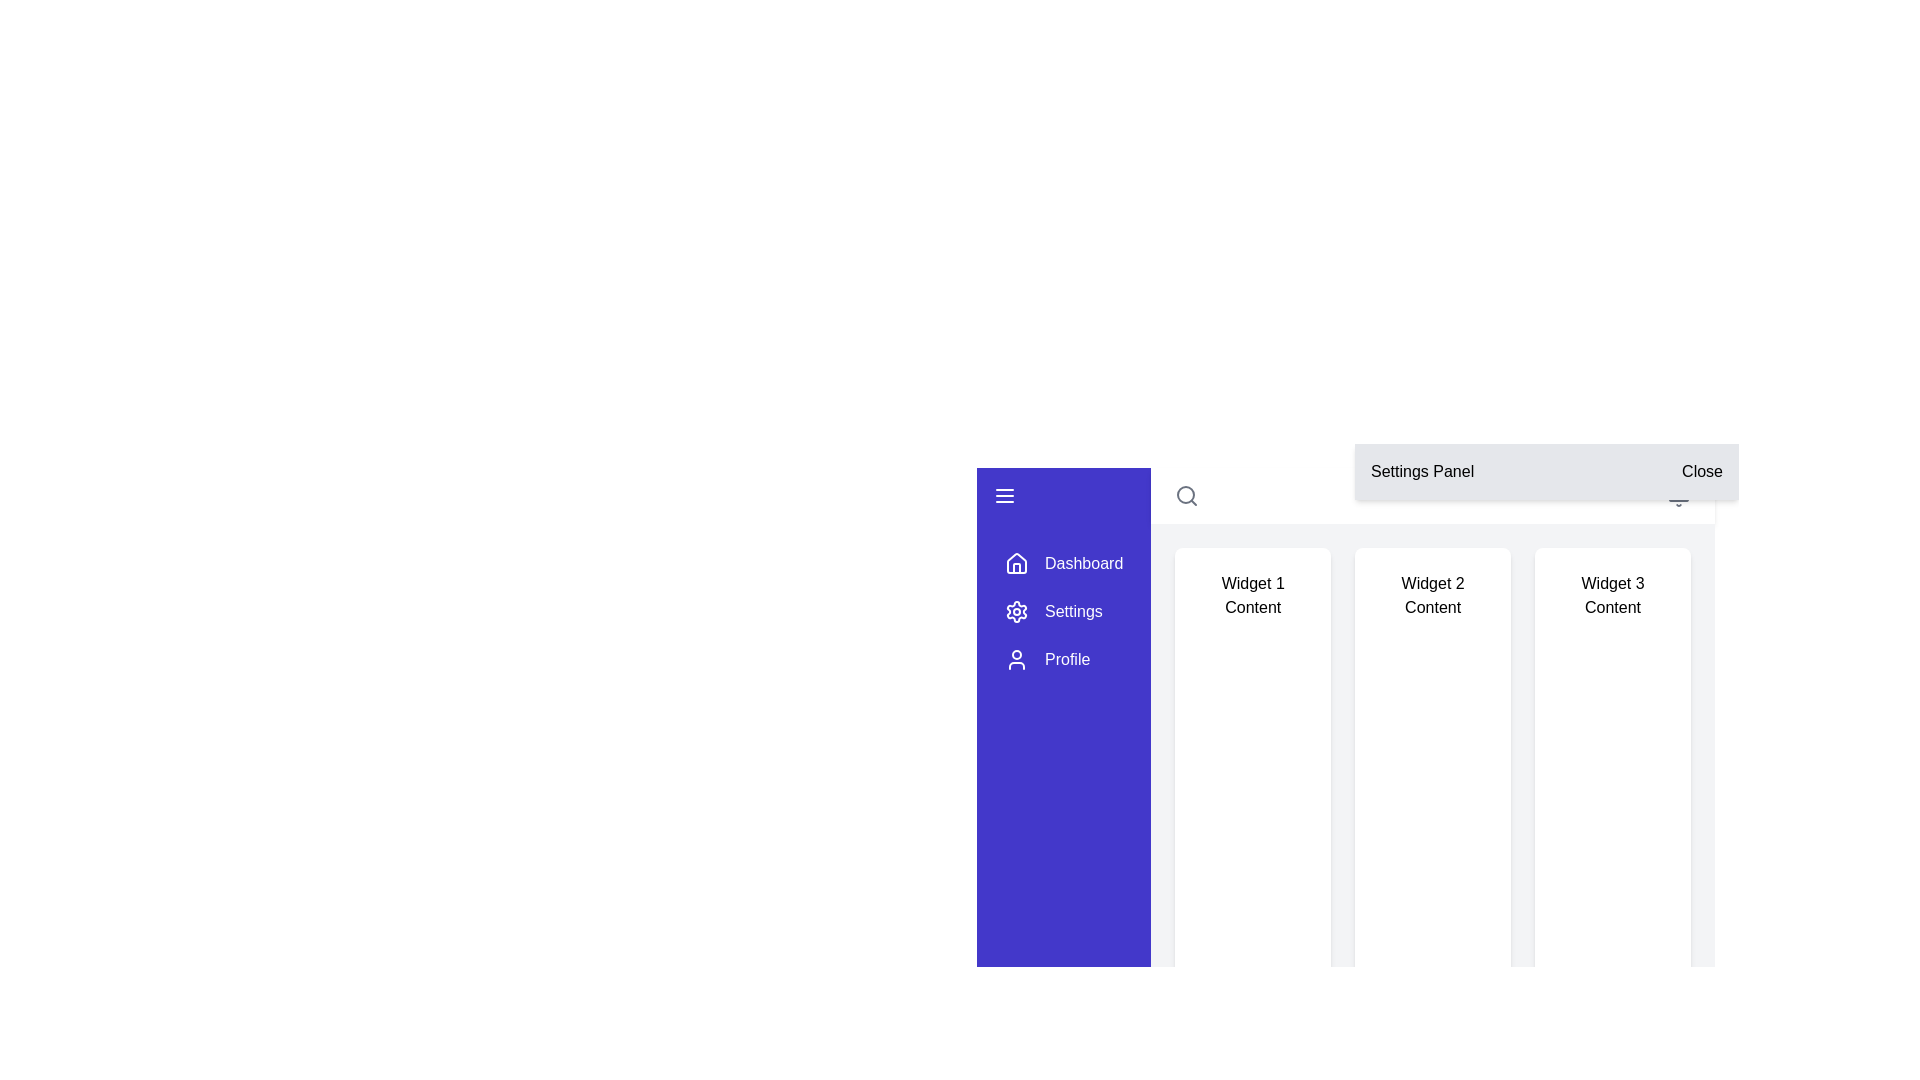 The width and height of the screenshot is (1920, 1080). Describe the element at coordinates (1679, 495) in the screenshot. I see `the notification center icon/button located near the top of the interface, second from the right` at that location.